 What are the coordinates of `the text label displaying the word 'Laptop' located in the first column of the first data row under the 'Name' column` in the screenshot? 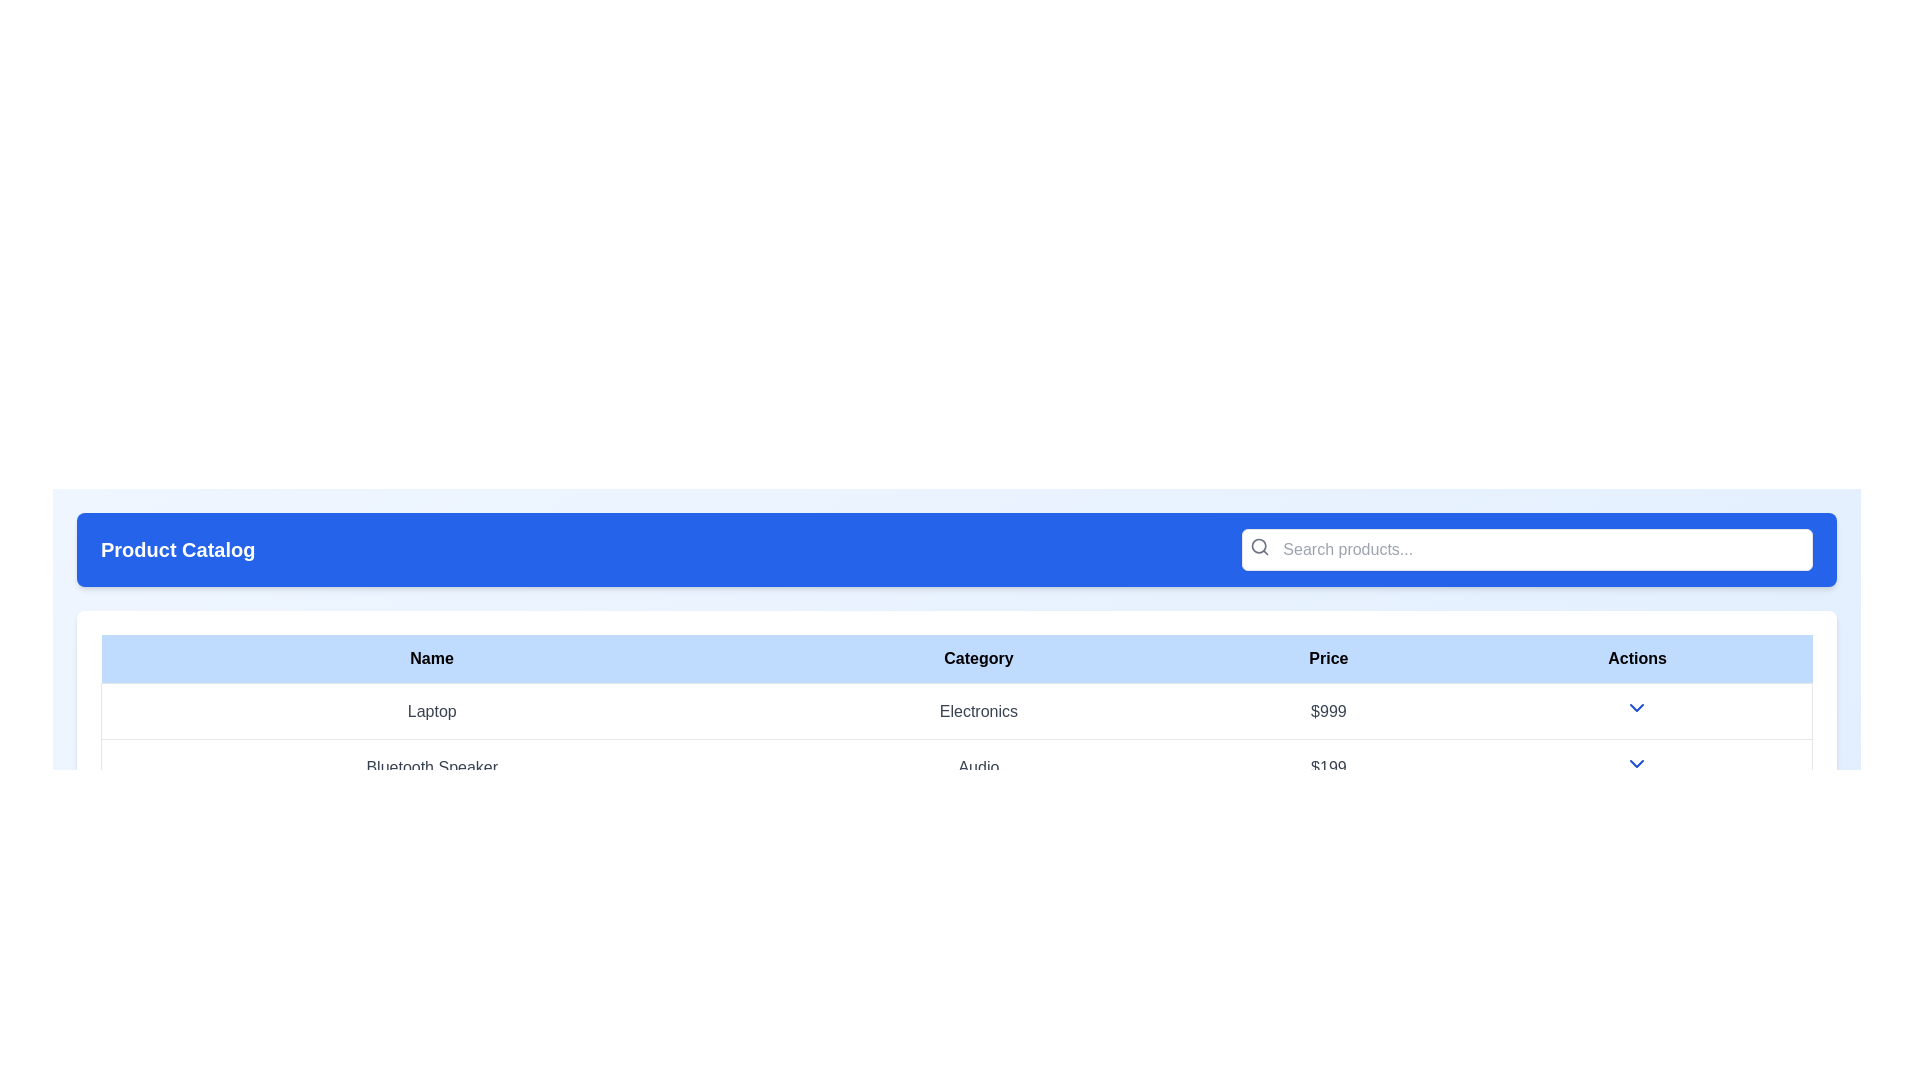 It's located at (431, 710).